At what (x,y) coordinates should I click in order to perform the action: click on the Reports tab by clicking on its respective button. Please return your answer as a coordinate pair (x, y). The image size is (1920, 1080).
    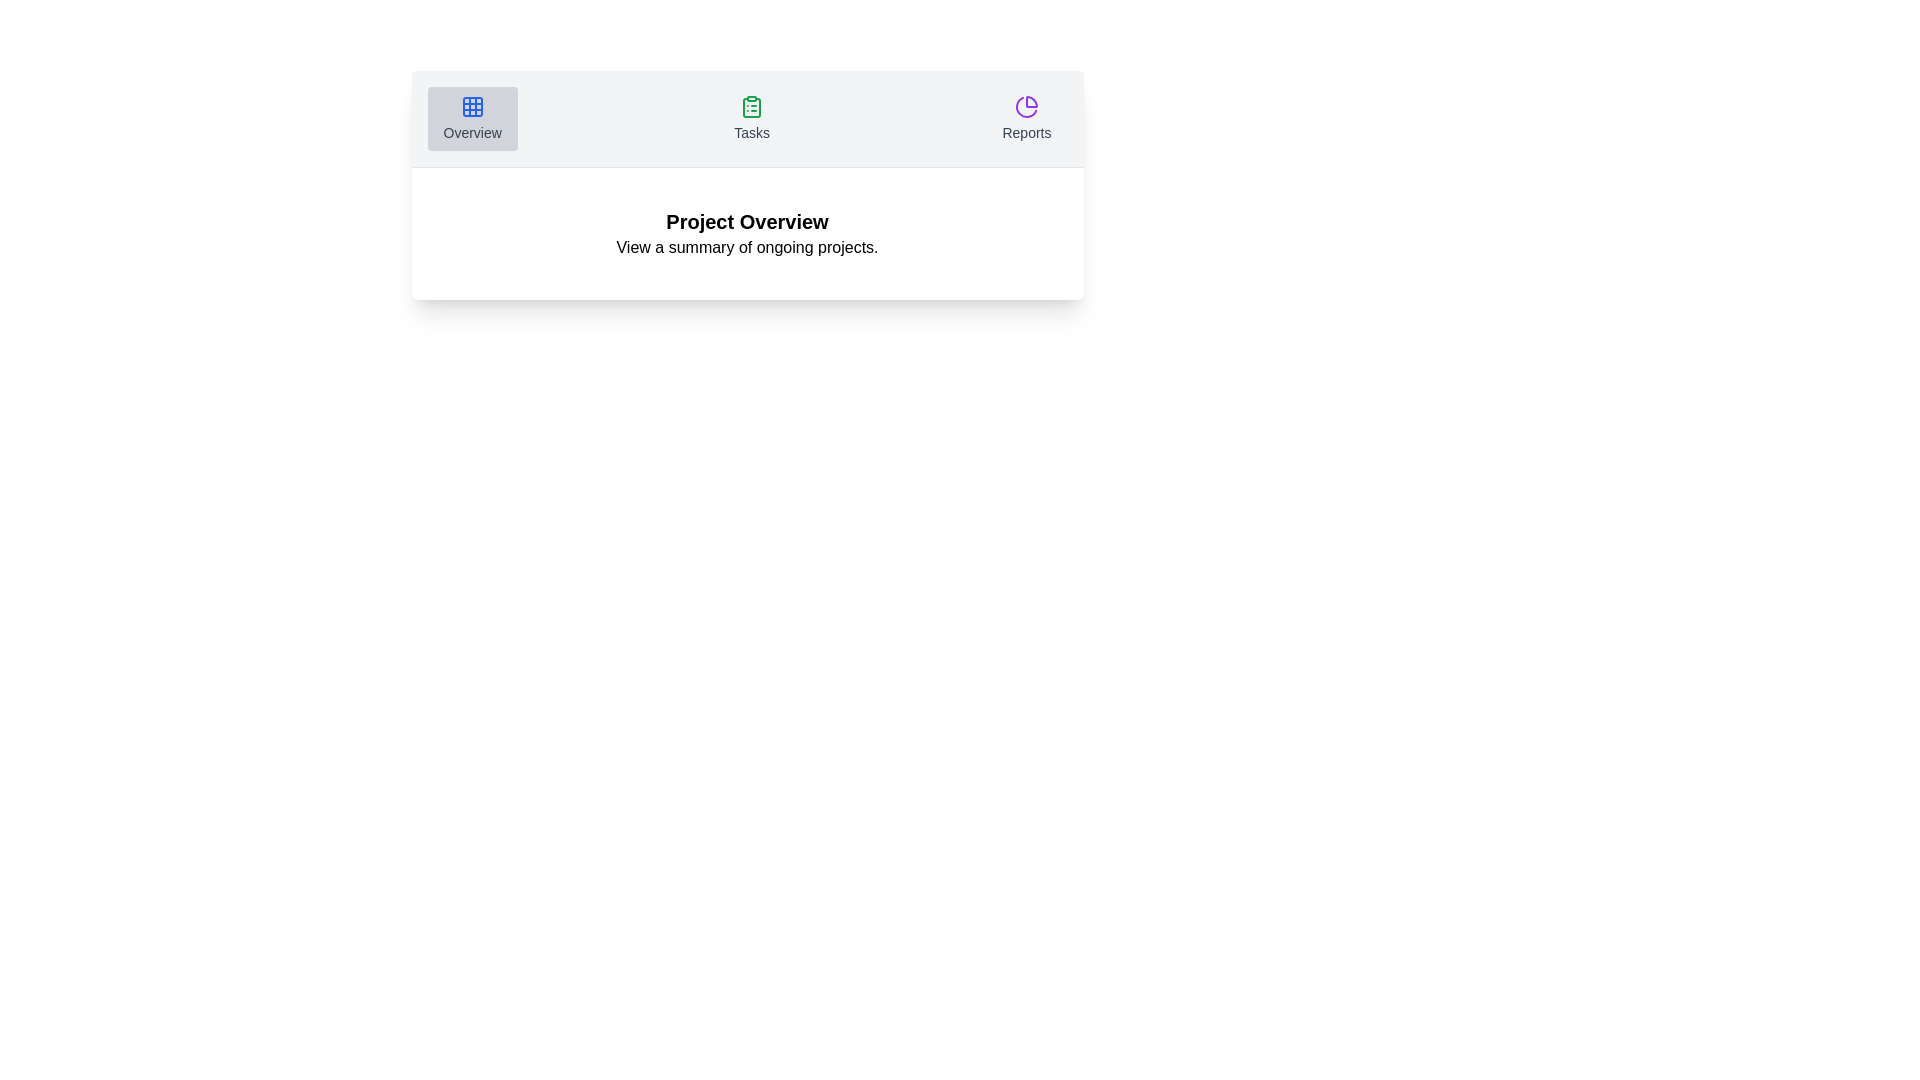
    Looking at the image, I should click on (1027, 119).